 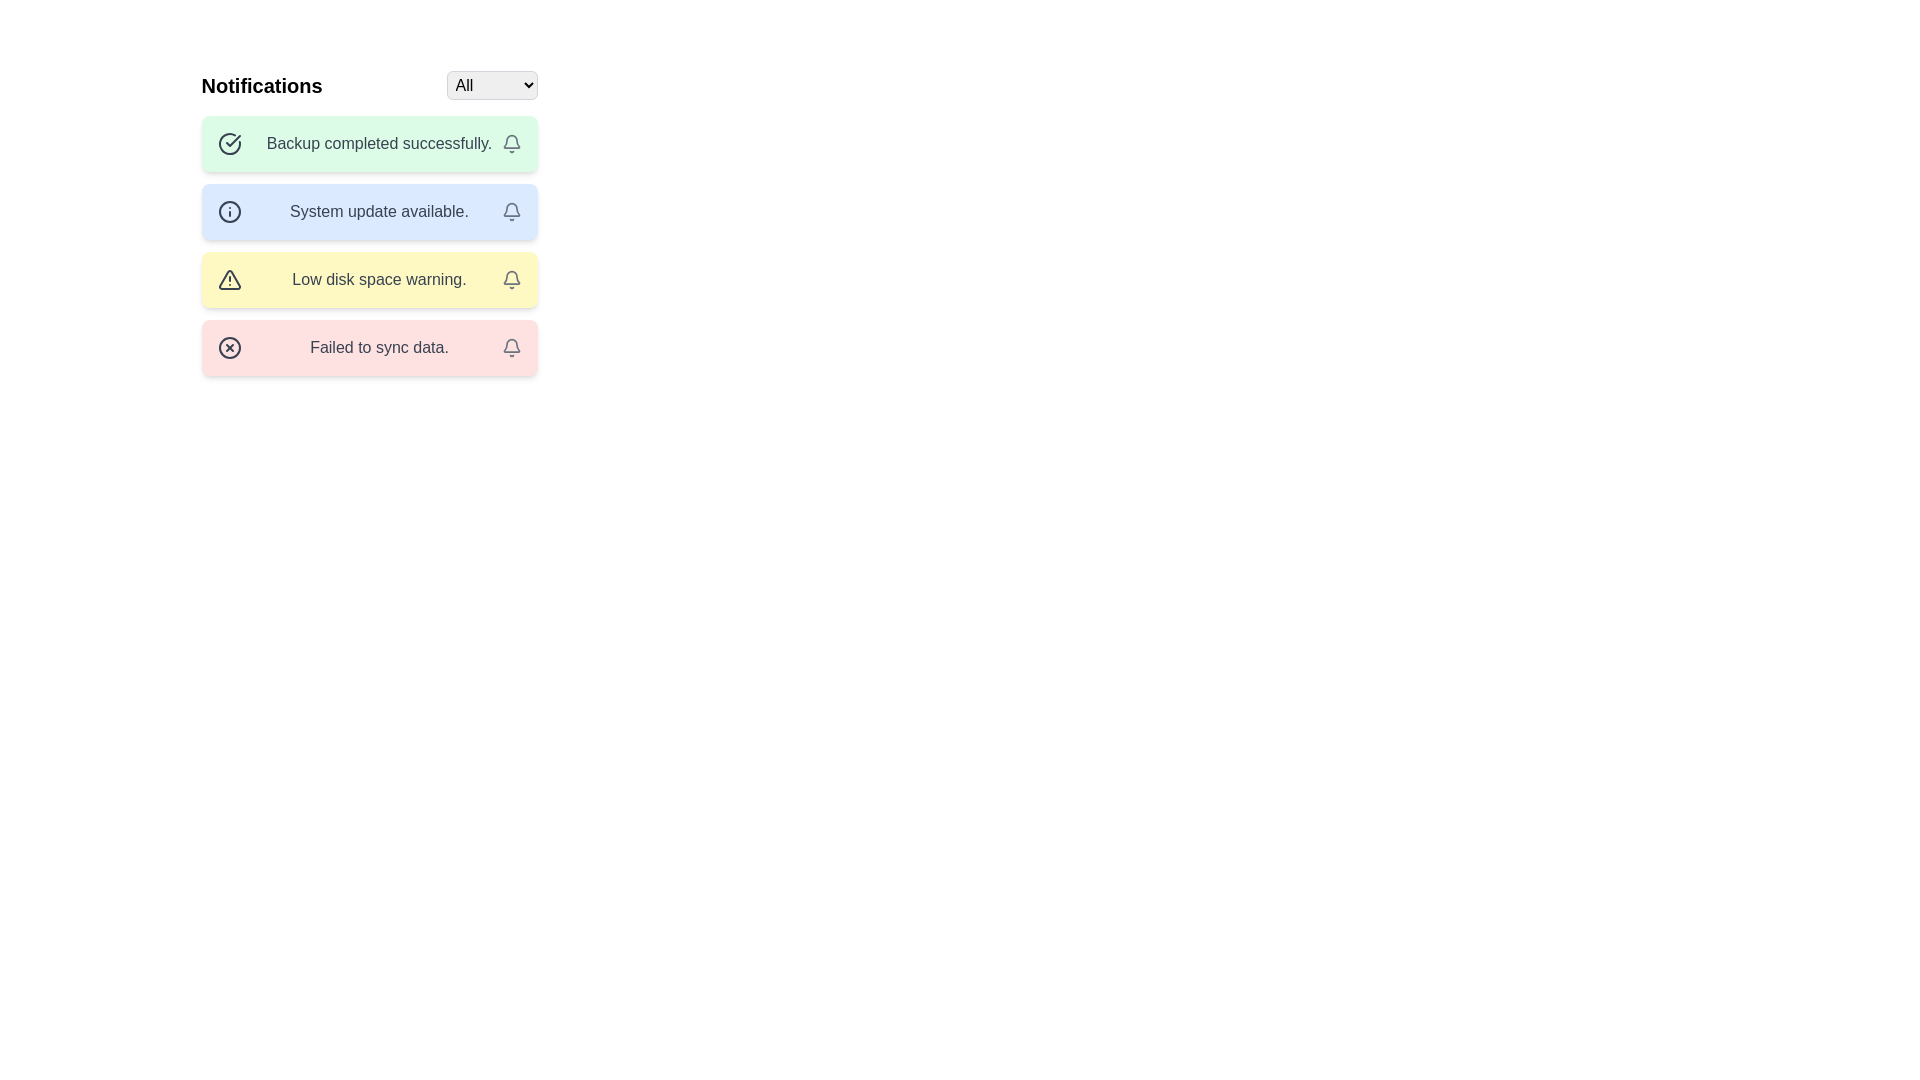 What do you see at coordinates (229, 346) in the screenshot?
I see `the error icon located in the left section of the fourth notification box, closely aligned with the text 'Failed to sync data.'` at bounding box center [229, 346].